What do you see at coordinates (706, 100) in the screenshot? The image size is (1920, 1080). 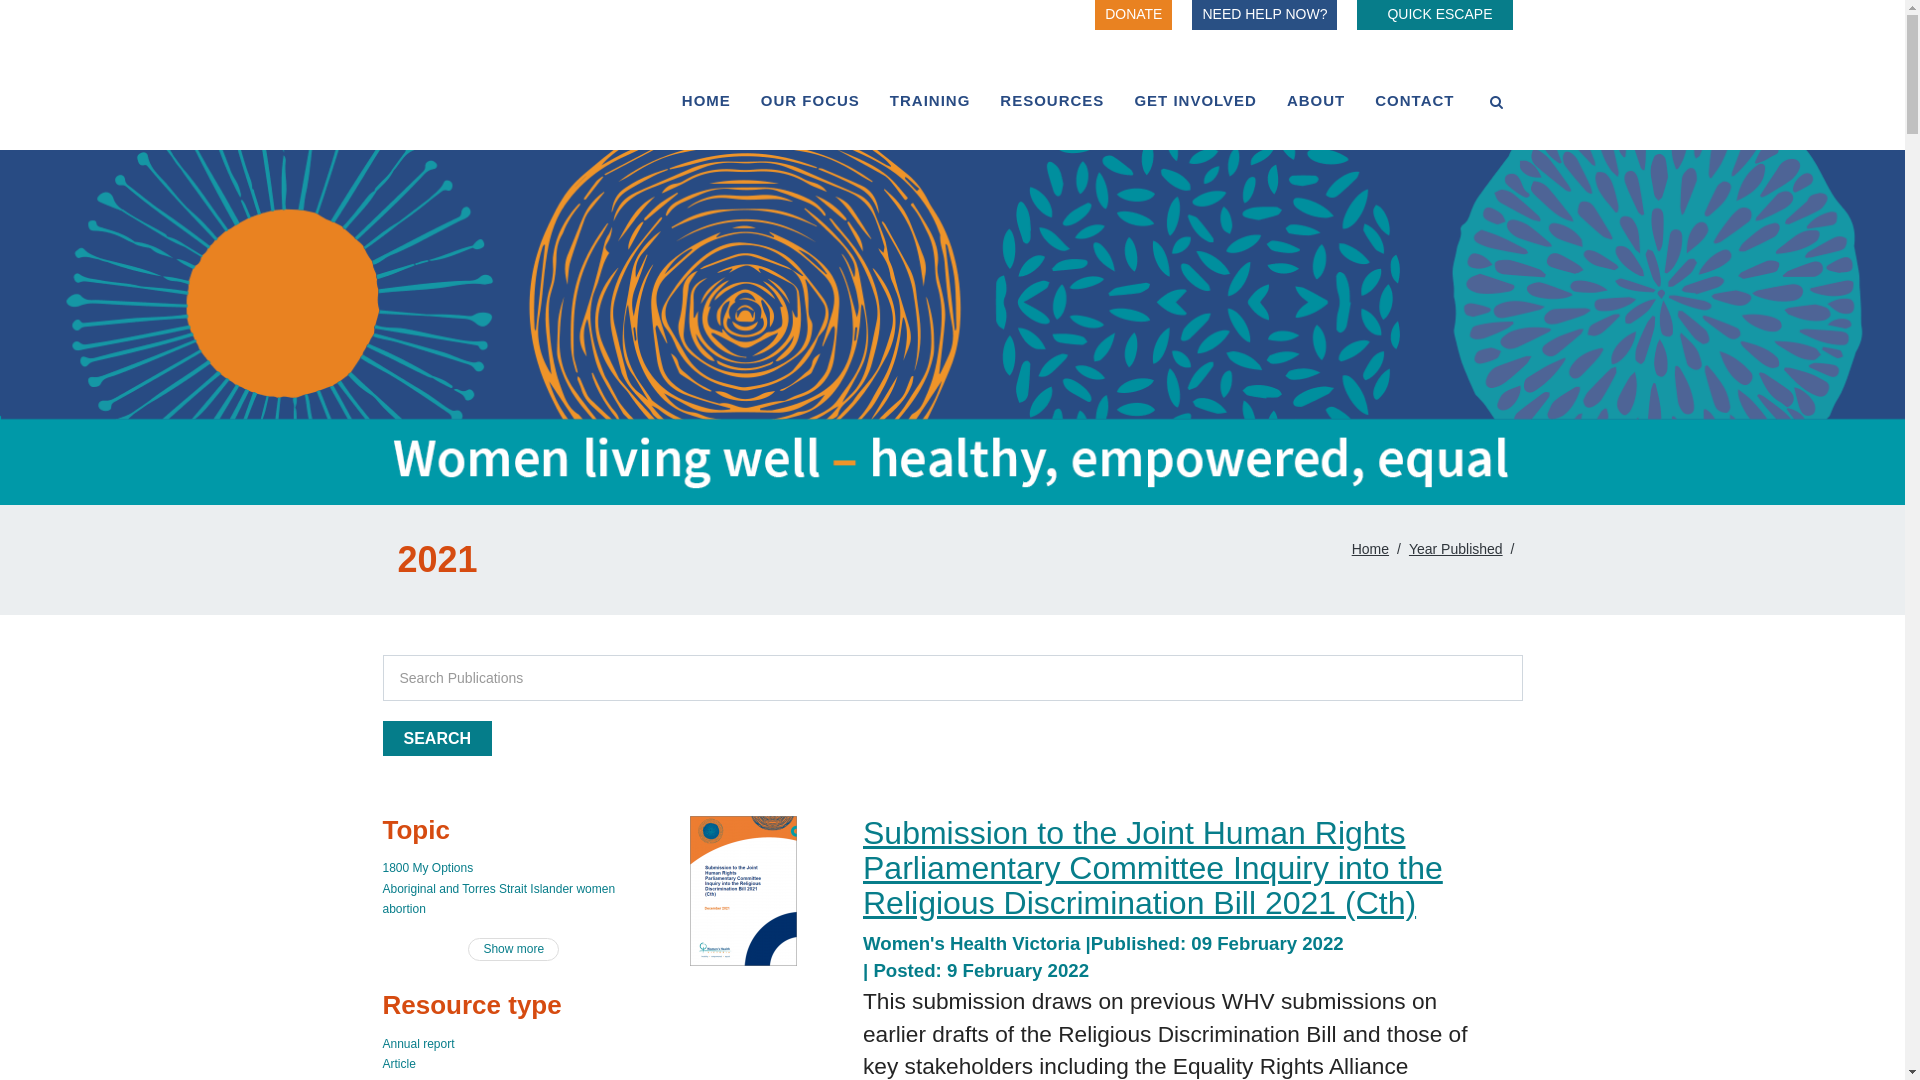 I see `'HOME'` at bounding box center [706, 100].